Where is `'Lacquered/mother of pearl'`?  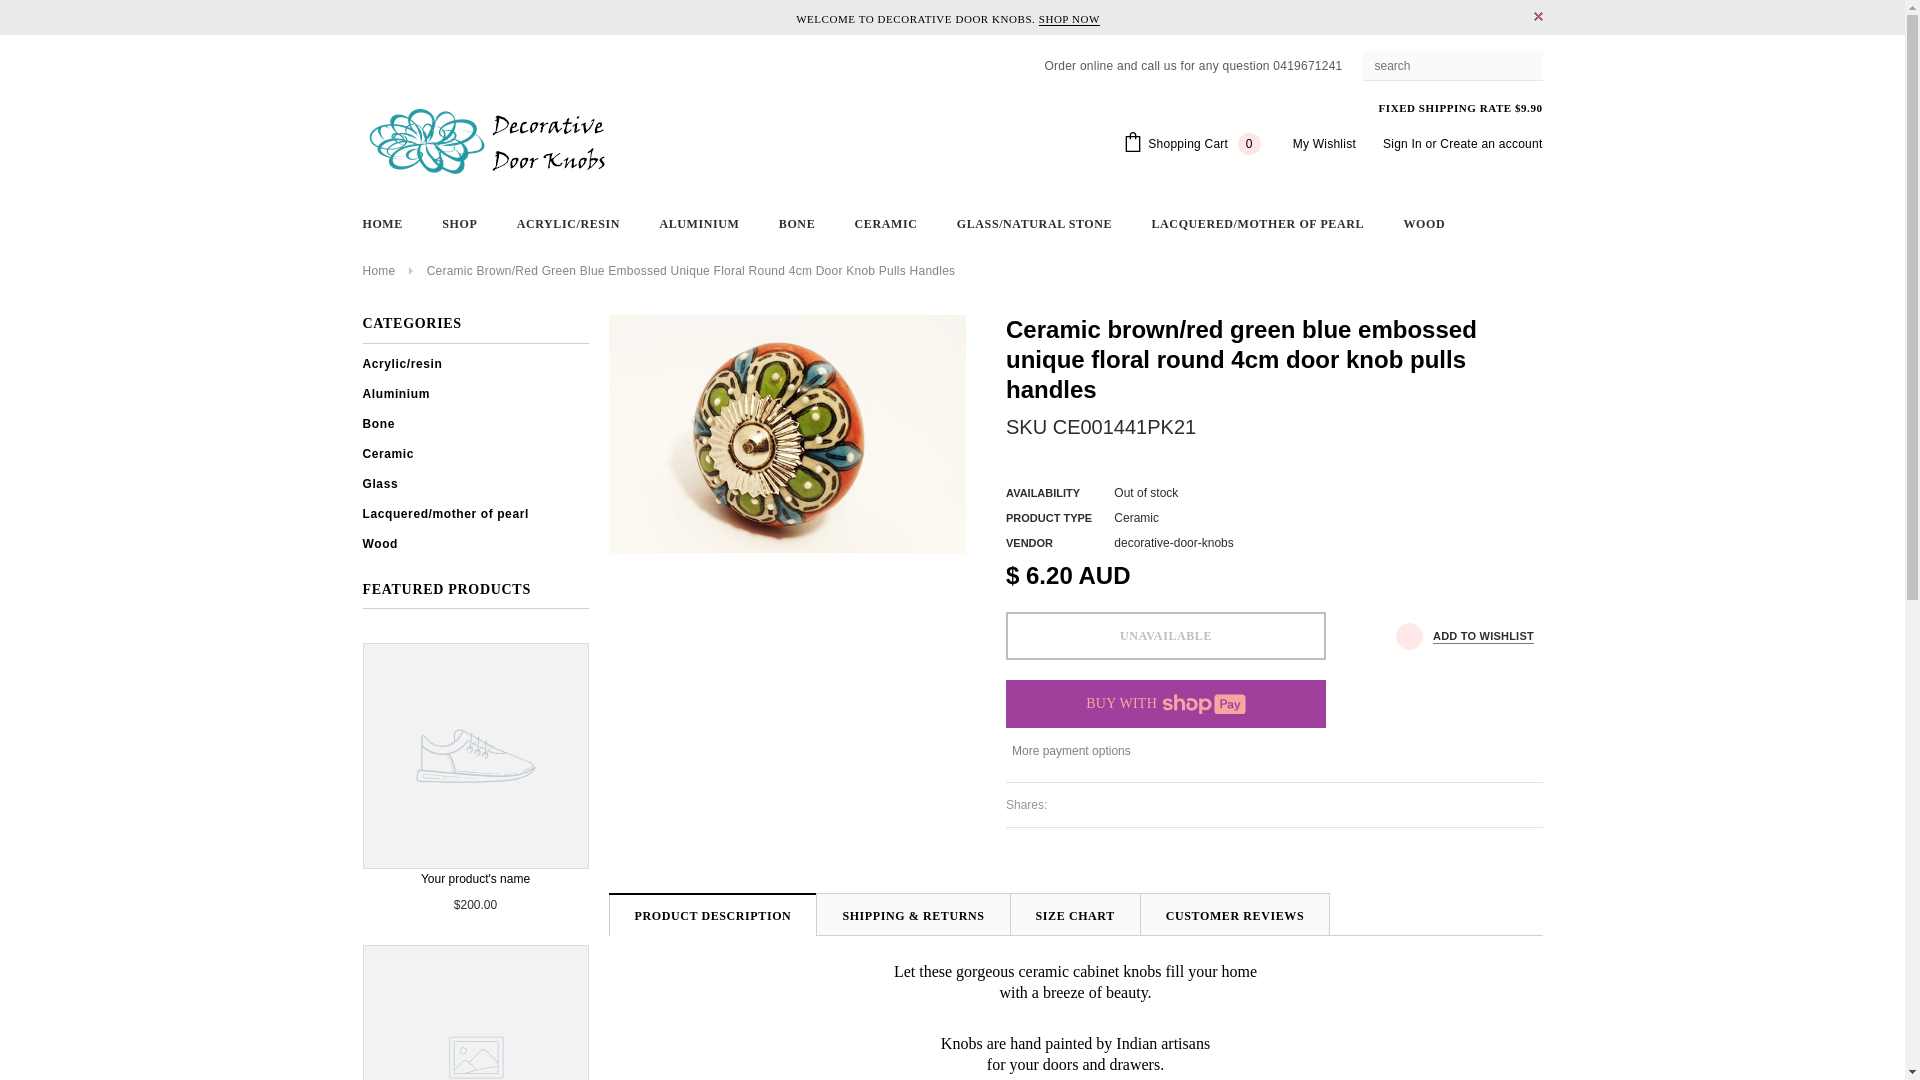
'Lacquered/mother of pearl' is located at coordinates (361, 512).